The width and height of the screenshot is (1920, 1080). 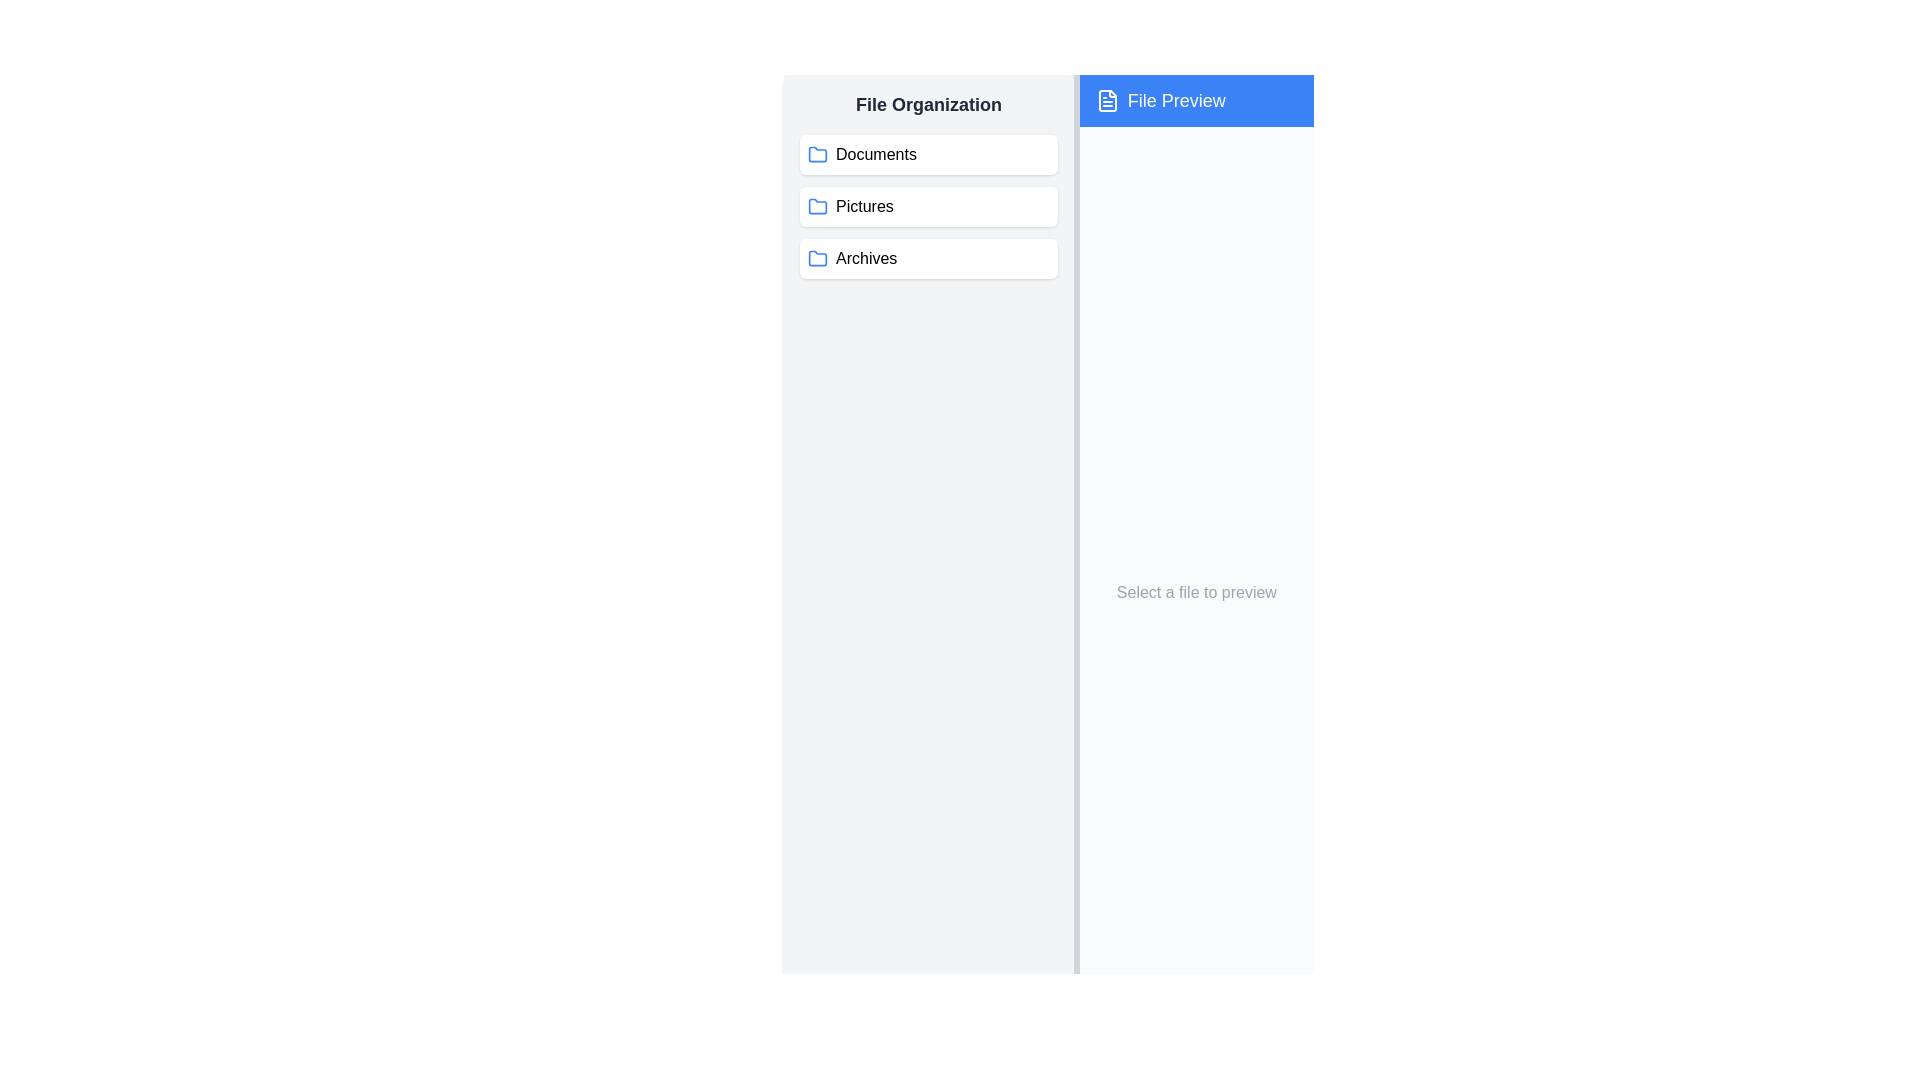 I want to click on the blue outlined folder icon to the left of the 'Documents' label, so click(x=817, y=153).